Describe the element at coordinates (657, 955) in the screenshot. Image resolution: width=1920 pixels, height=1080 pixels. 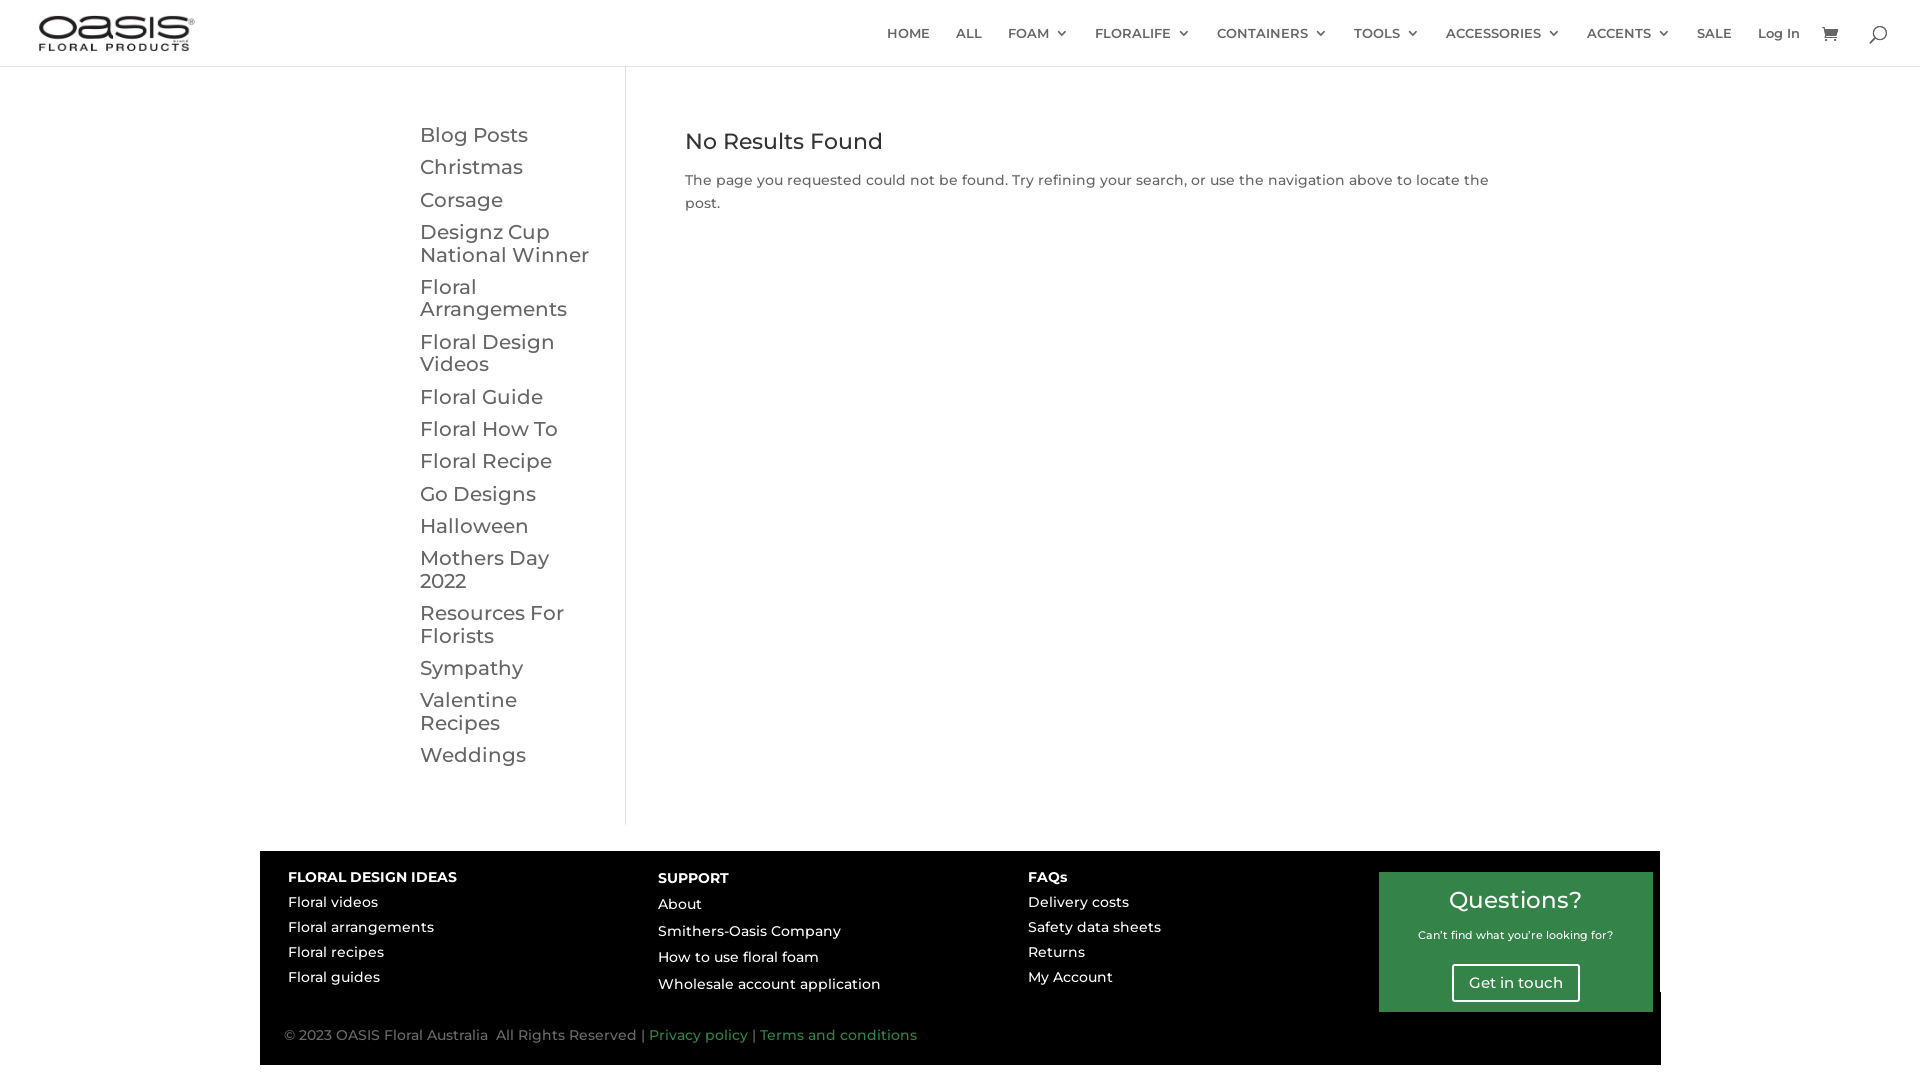
I see `'How to use floral foam'` at that location.